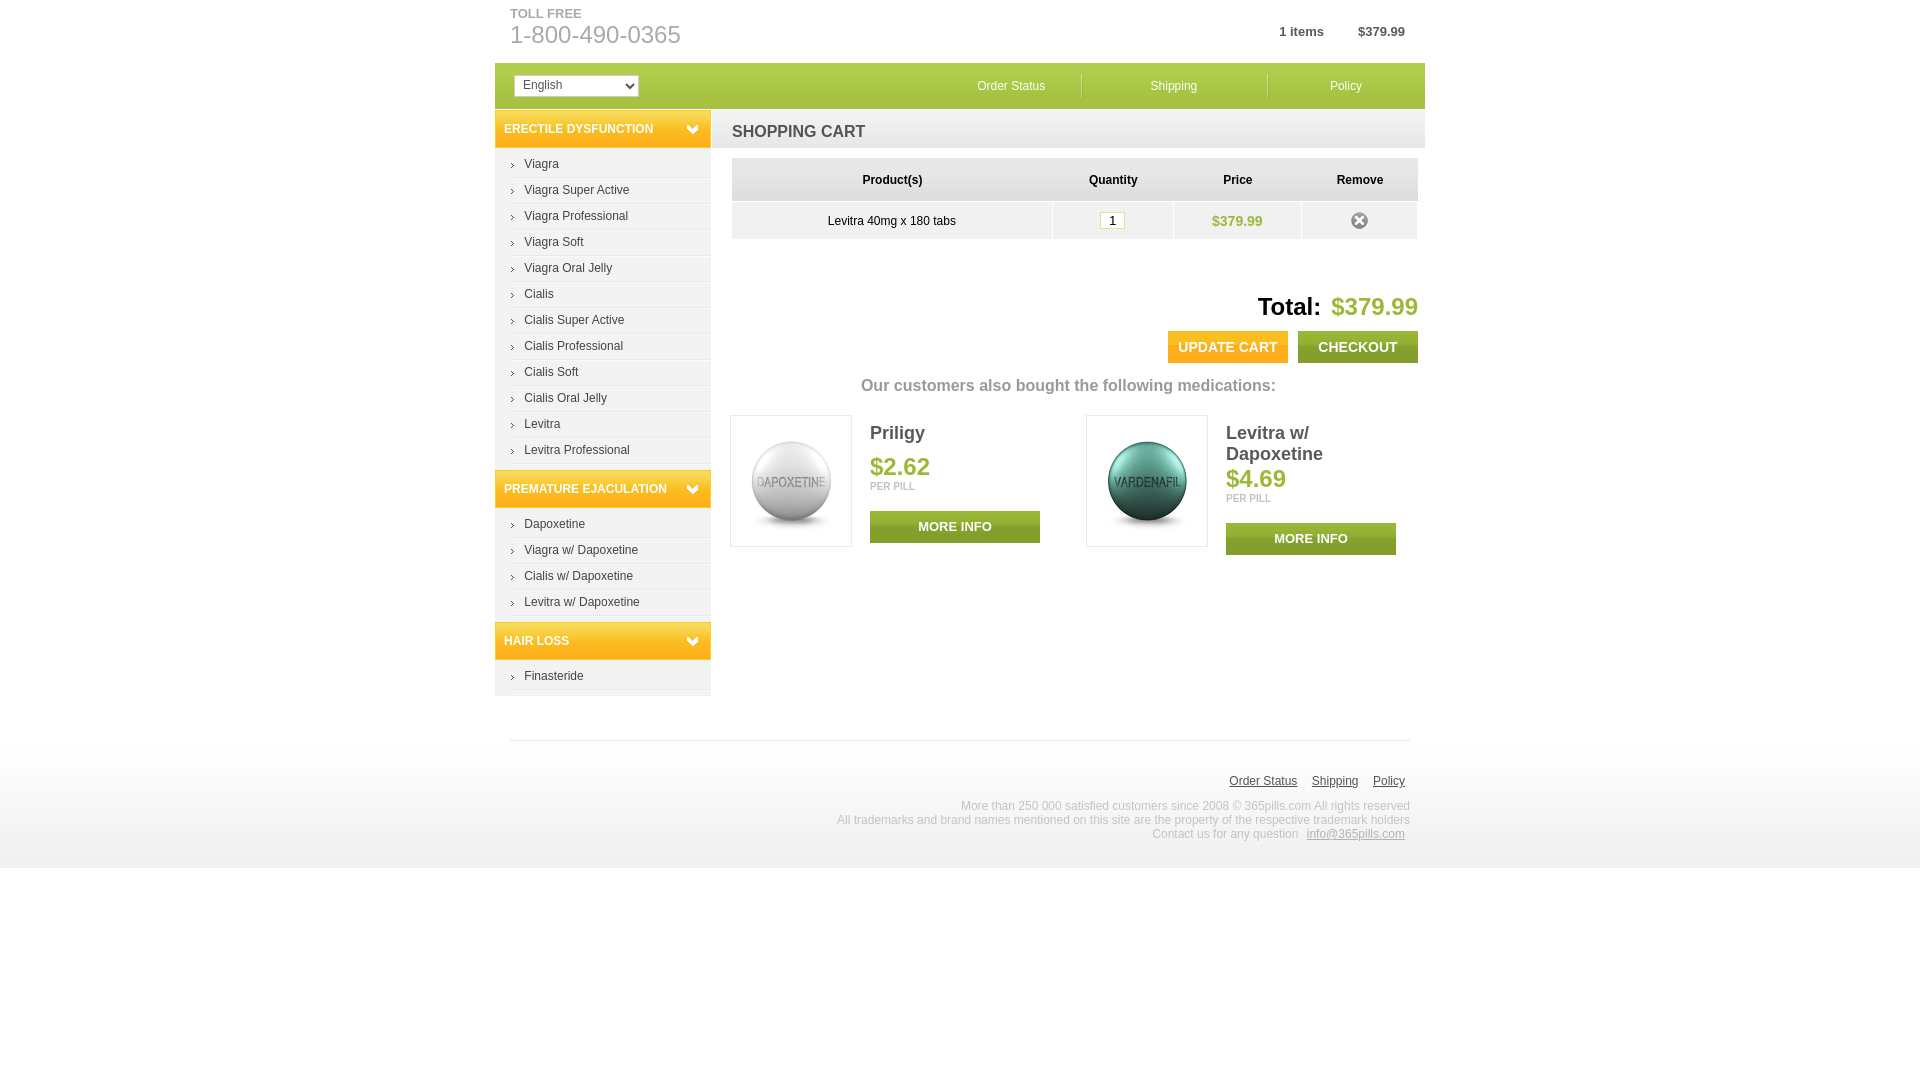  What do you see at coordinates (575, 189) in the screenshot?
I see `'Viagra Super Active'` at bounding box center [575, 189].